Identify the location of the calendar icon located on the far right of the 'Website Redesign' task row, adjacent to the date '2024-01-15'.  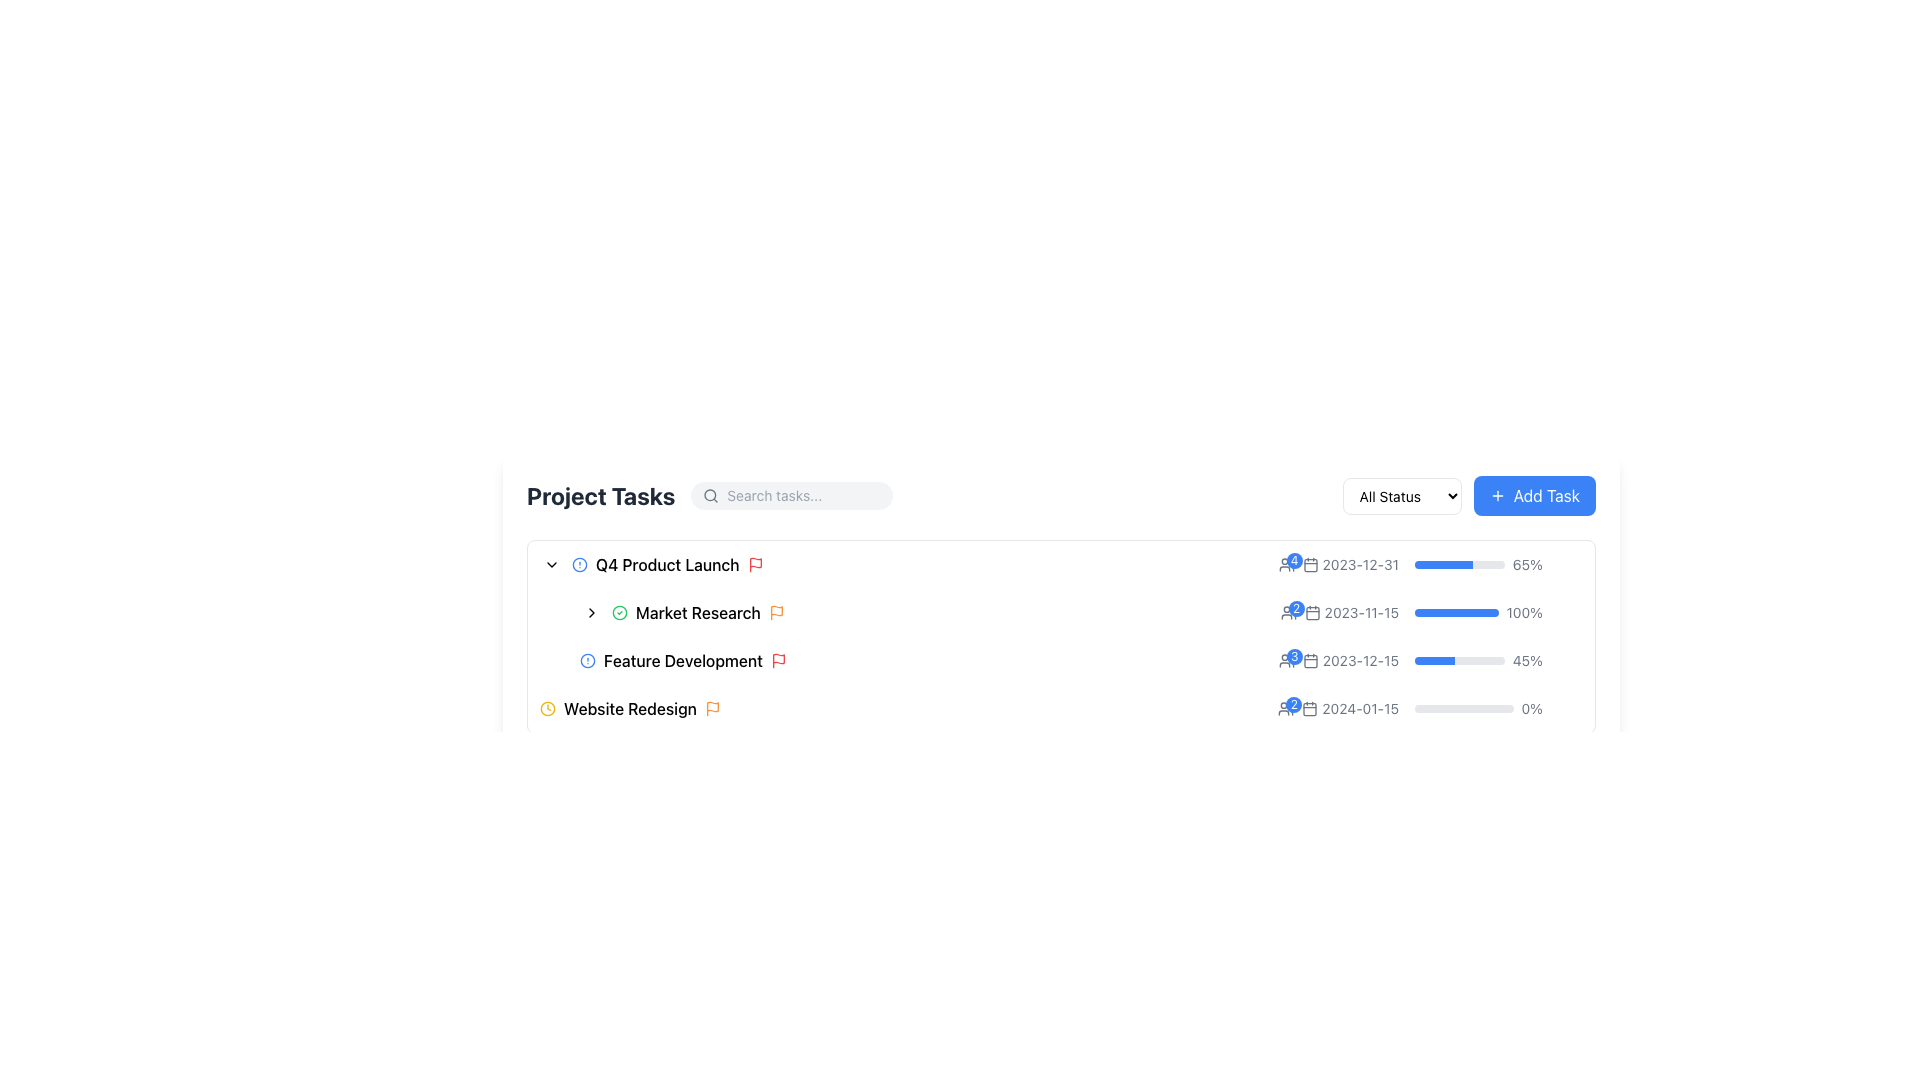
(1310, 708).